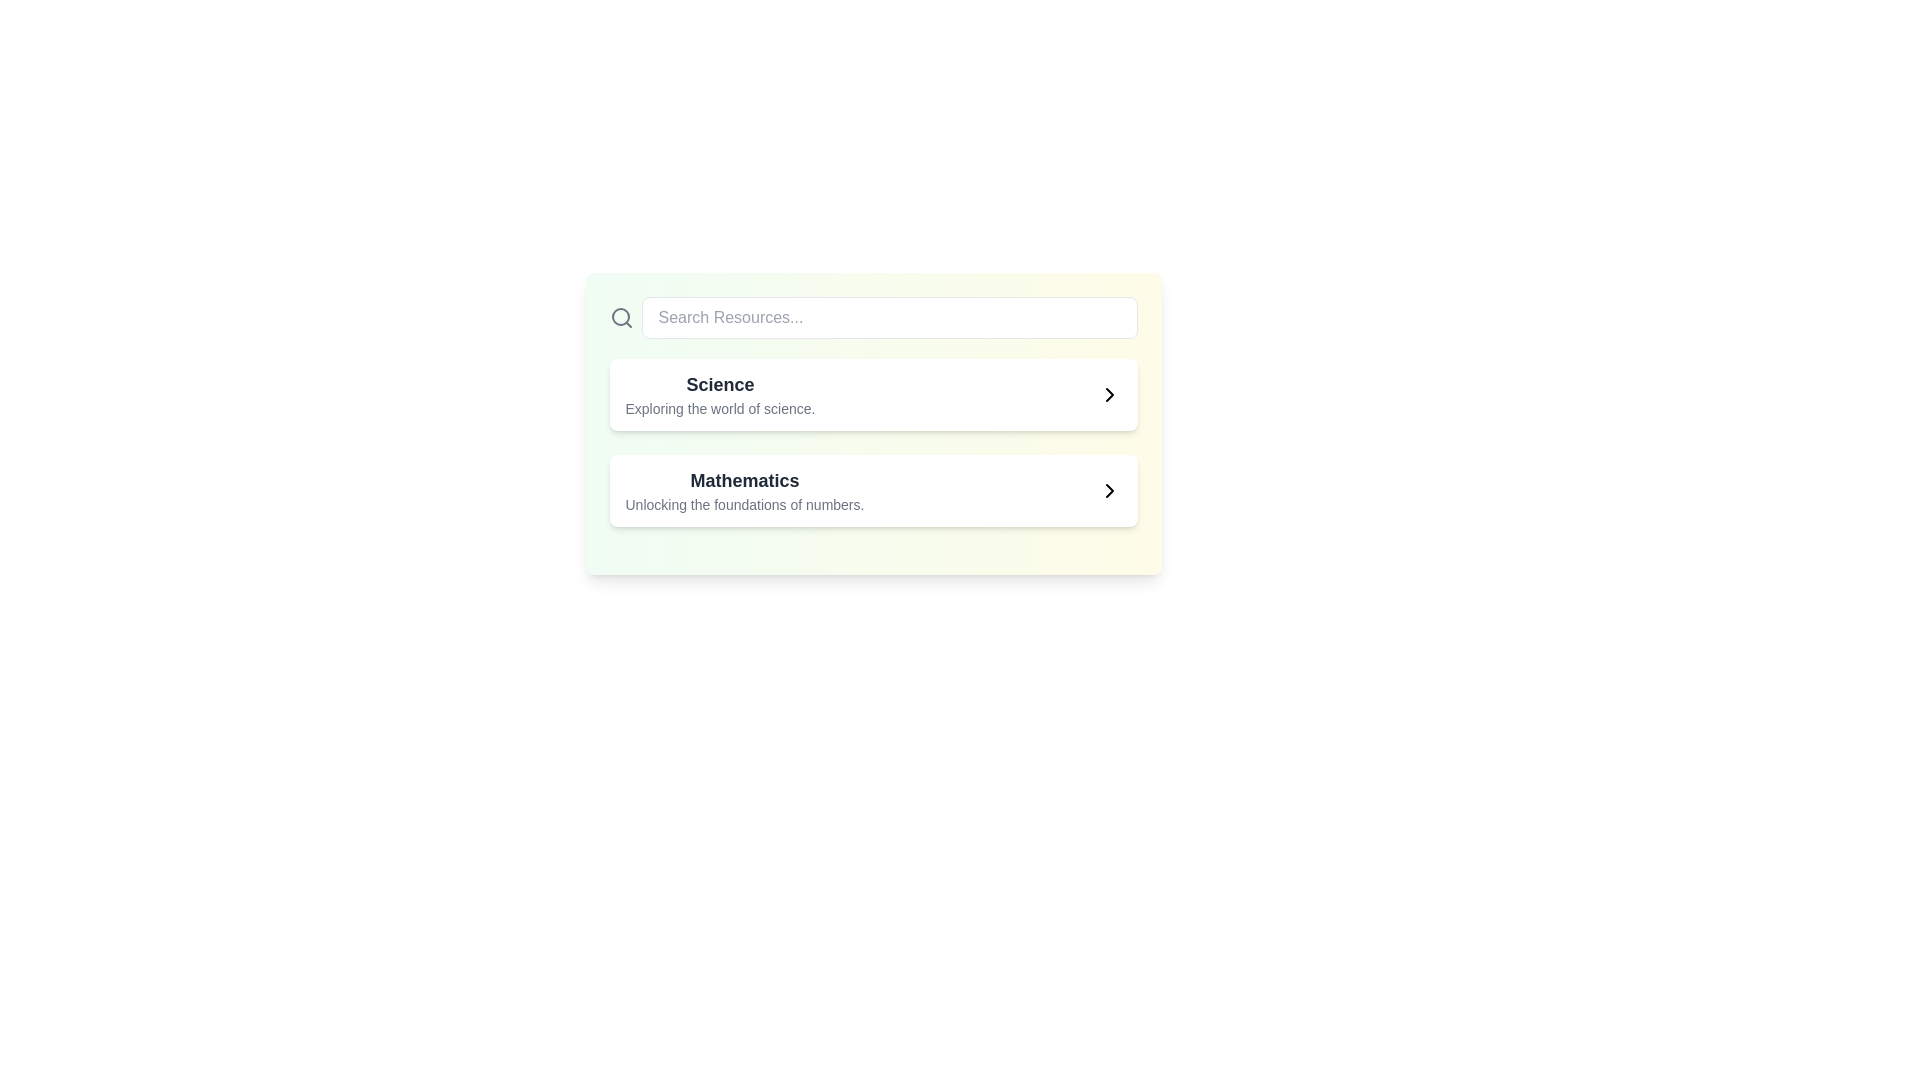 This screenshot has height=1080, width=1920. I want to click on the right-pointing chevron icon located in the top-right corner of the 'Science' card, so click(1108, 394).